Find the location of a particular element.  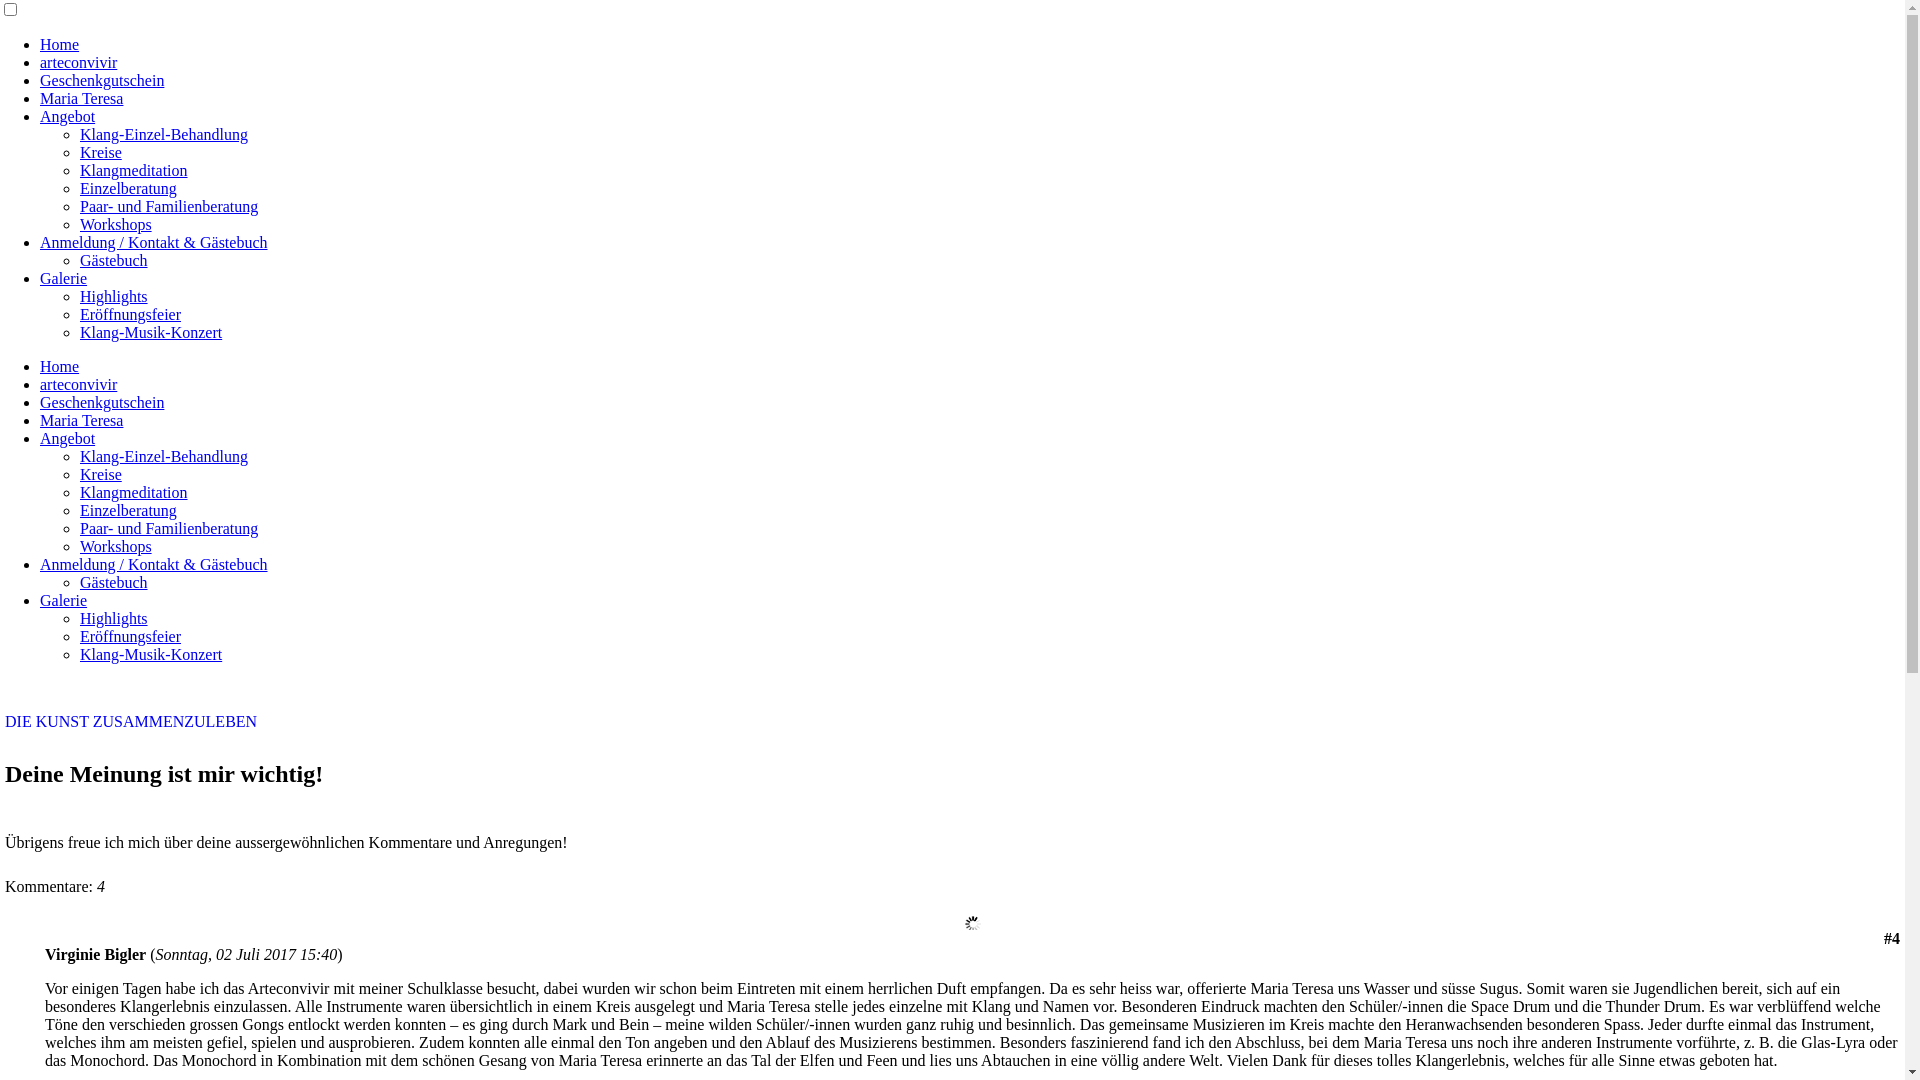

'Workshops' is located at coordinates (114, 546).